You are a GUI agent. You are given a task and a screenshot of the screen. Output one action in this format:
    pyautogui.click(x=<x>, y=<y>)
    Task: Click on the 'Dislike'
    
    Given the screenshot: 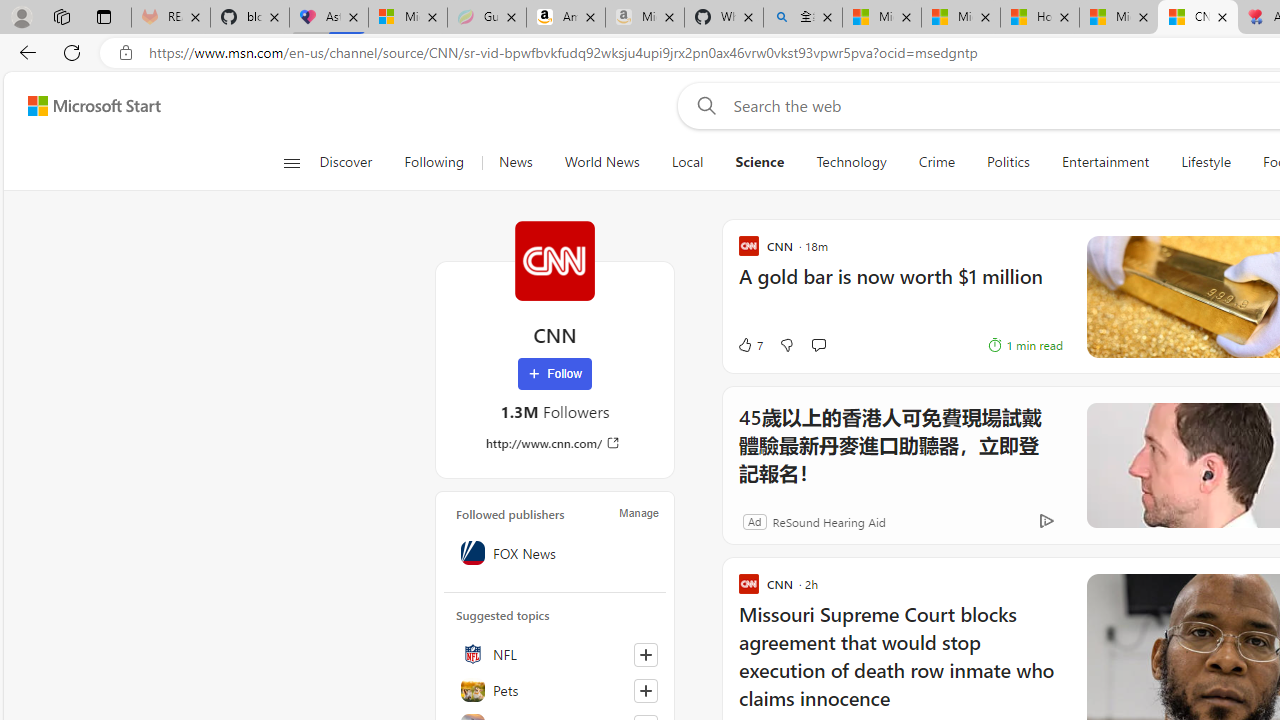 What is the action you would take?
    pyautogui.click(x=785, y=344)
    